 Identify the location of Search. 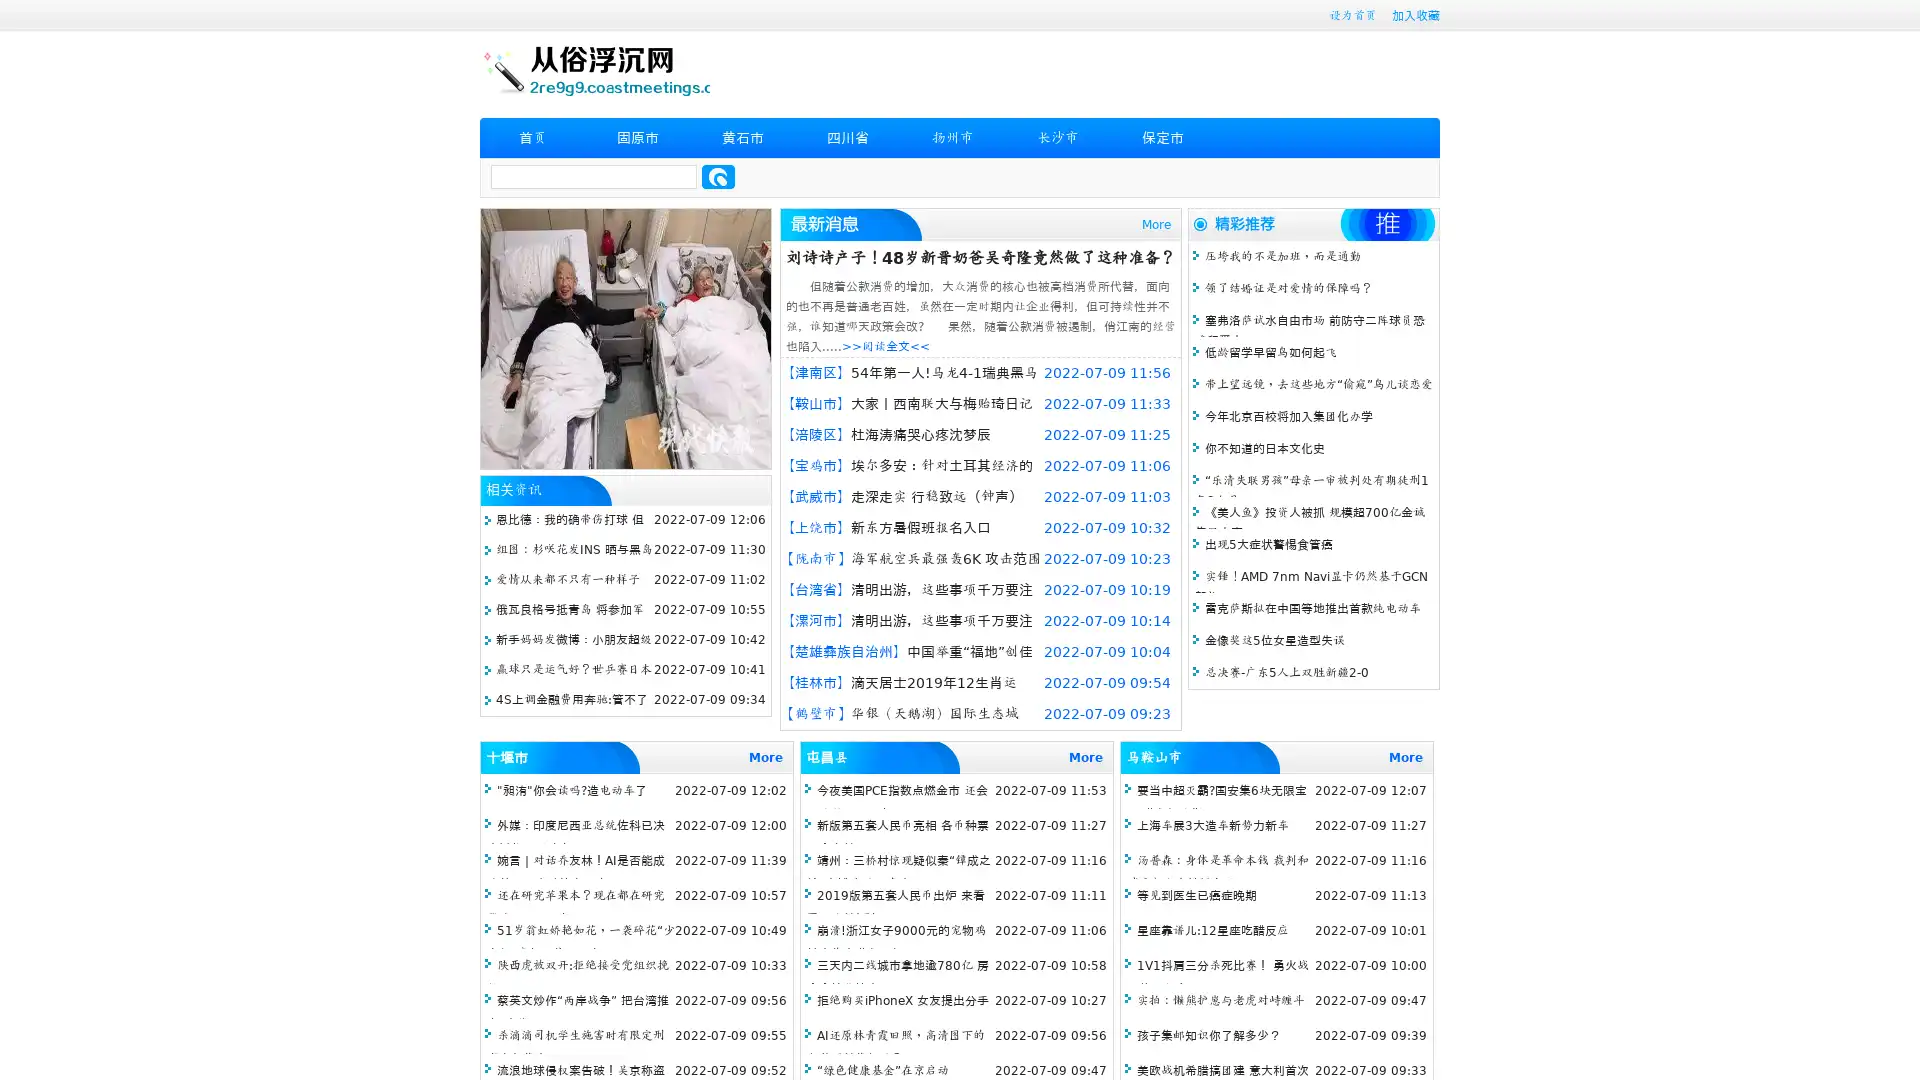
(718, 176).